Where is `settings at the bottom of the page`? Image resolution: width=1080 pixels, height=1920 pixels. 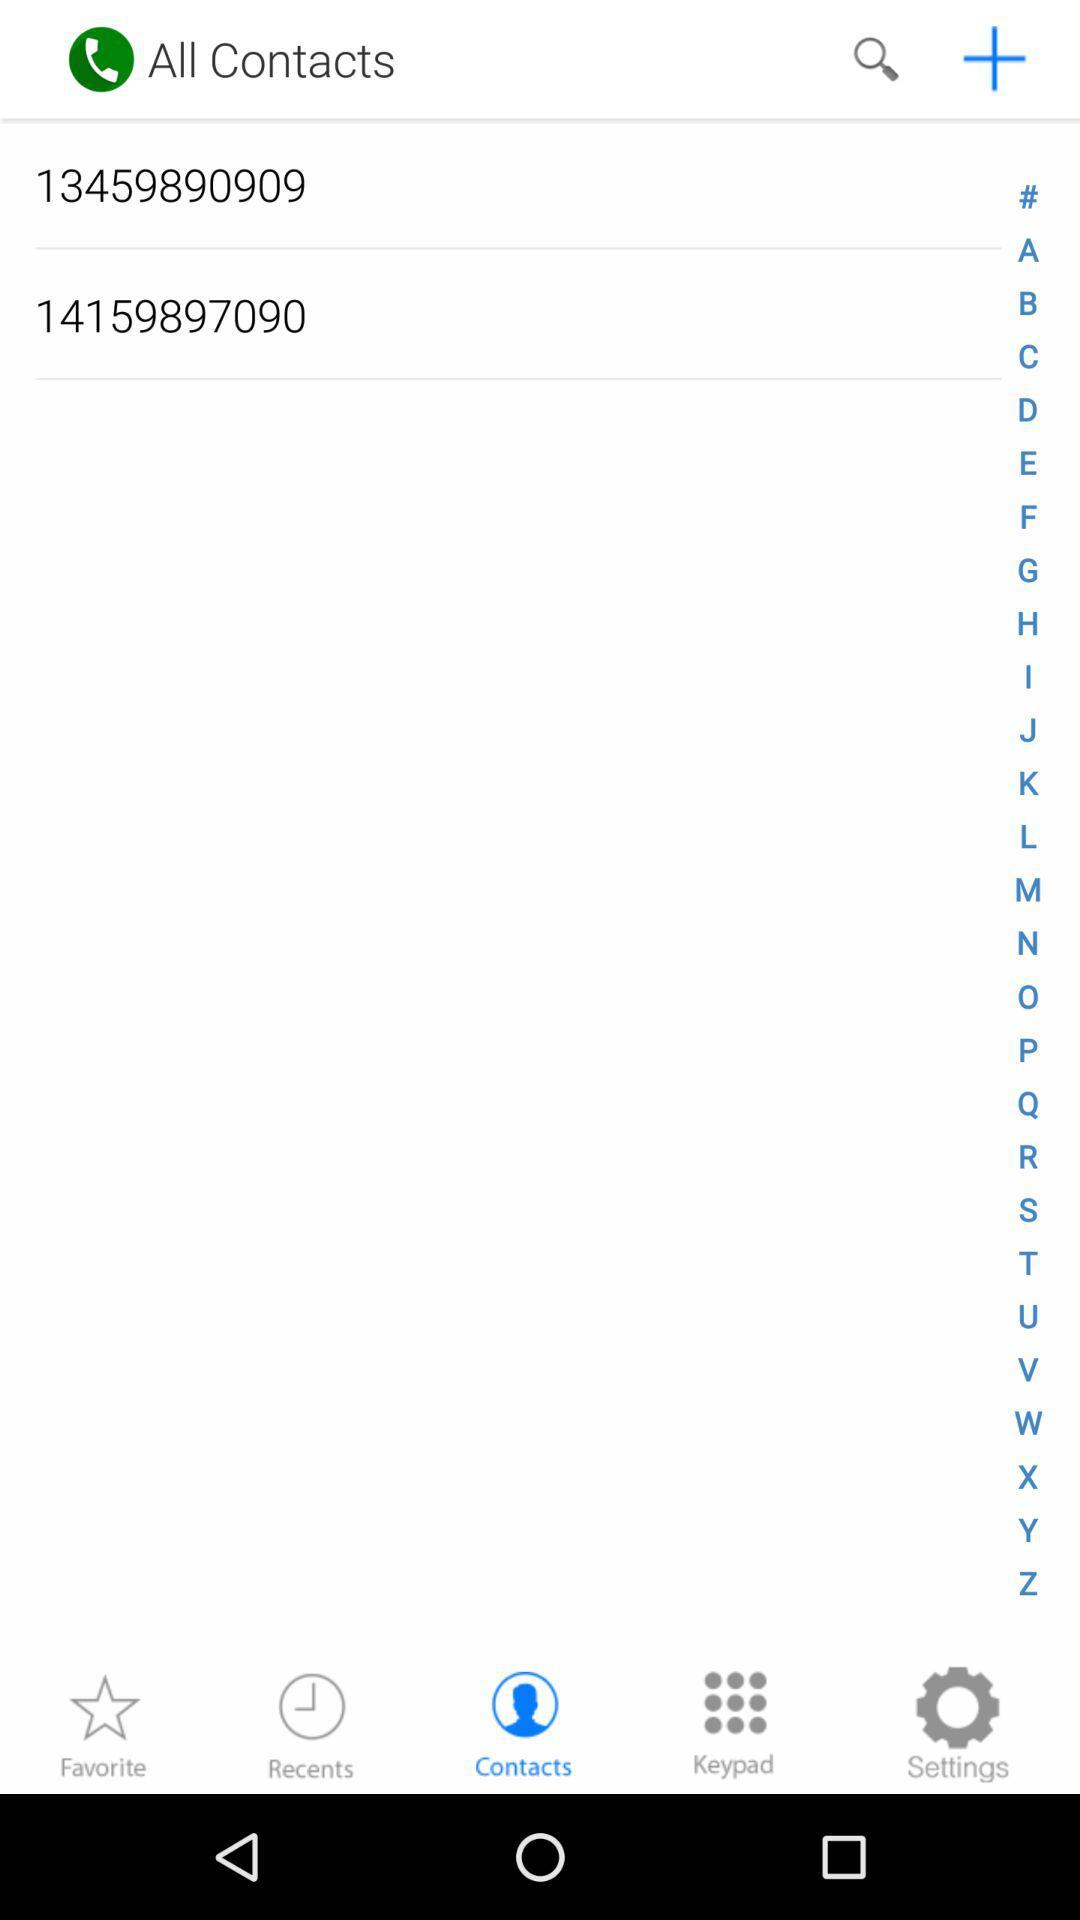
settings at the bottom of the page is located at coordinates (956, 1723).